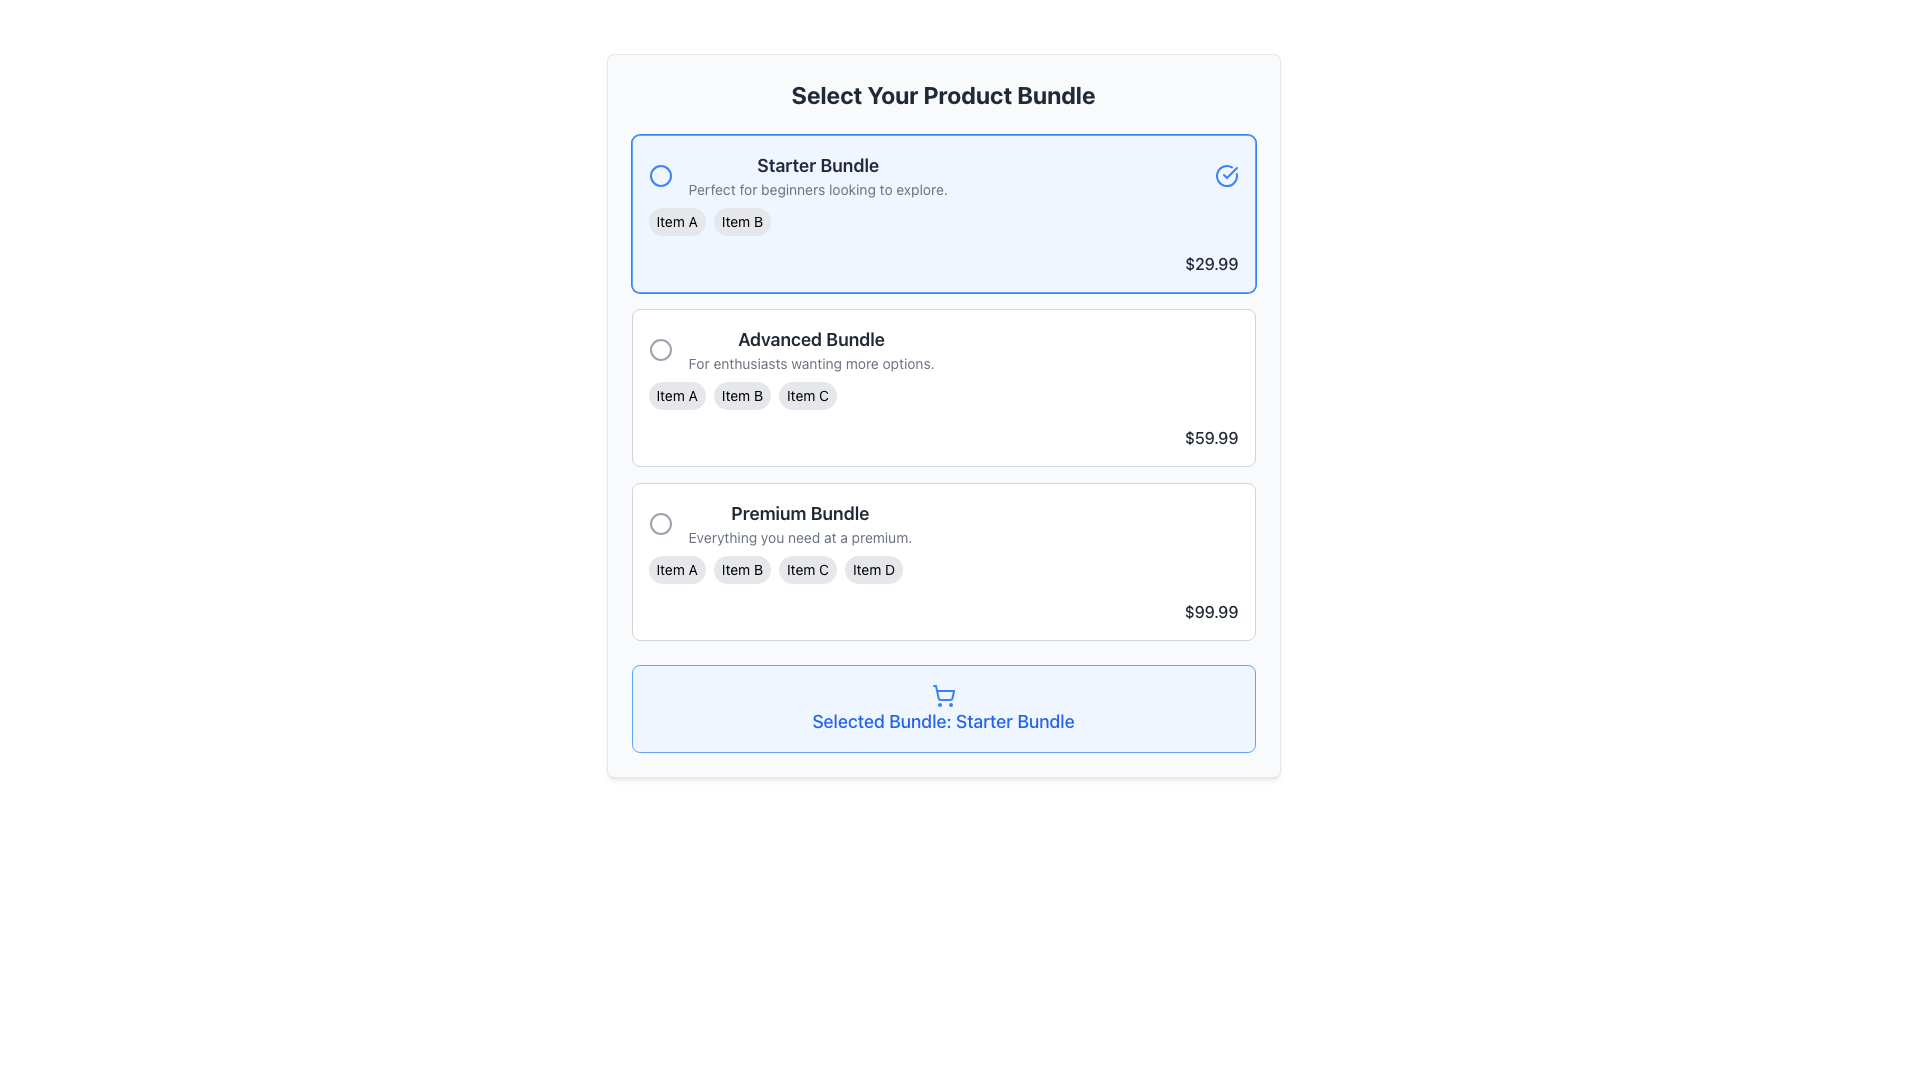  What do you see at coordinates (942, 562) in the screenshot?
I see `the radio button for the 'Premium Bundle' option, which is the third item in the vertical list of selectable bundles, positioned below the 'Advanced Bundle' and above the cart summary` at bounding box center [942, 562].